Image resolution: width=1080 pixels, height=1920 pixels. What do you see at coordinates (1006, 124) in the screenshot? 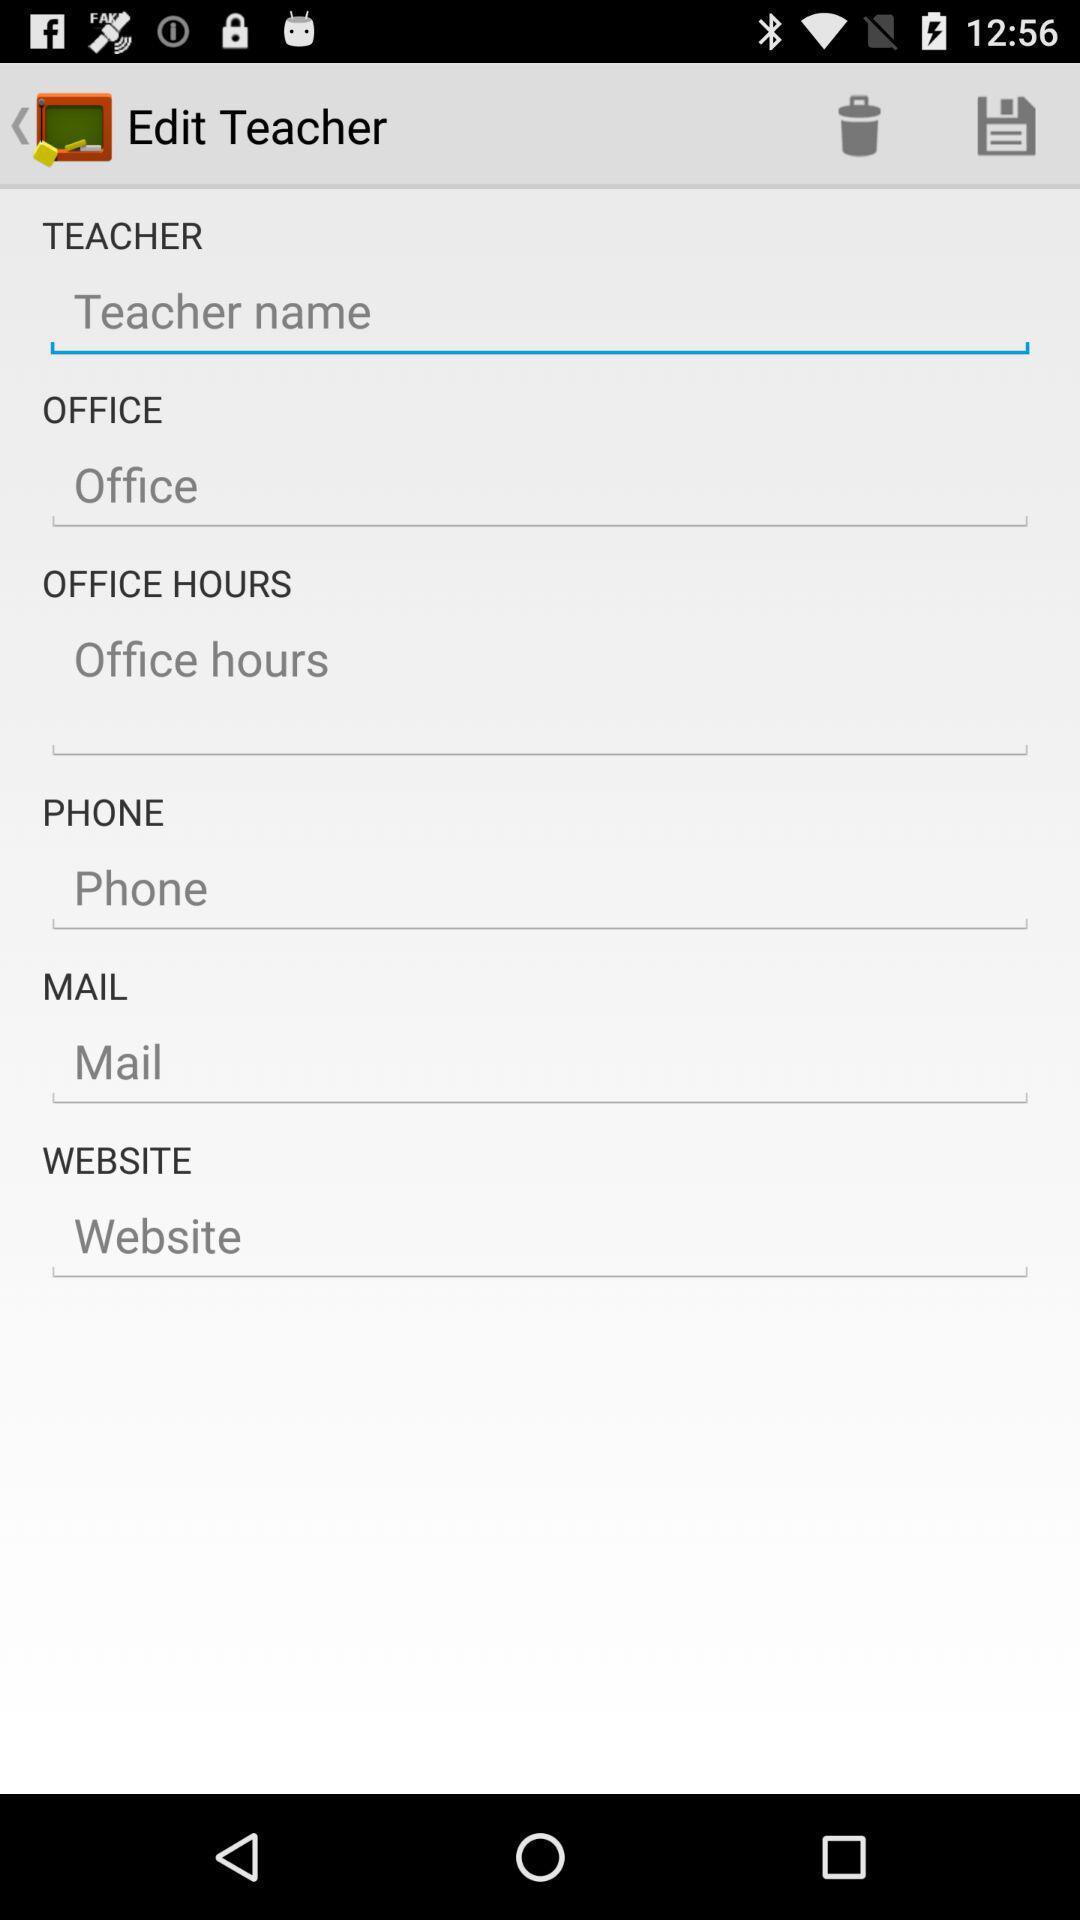
I see `save icon` at bounding box center [1006, 124].